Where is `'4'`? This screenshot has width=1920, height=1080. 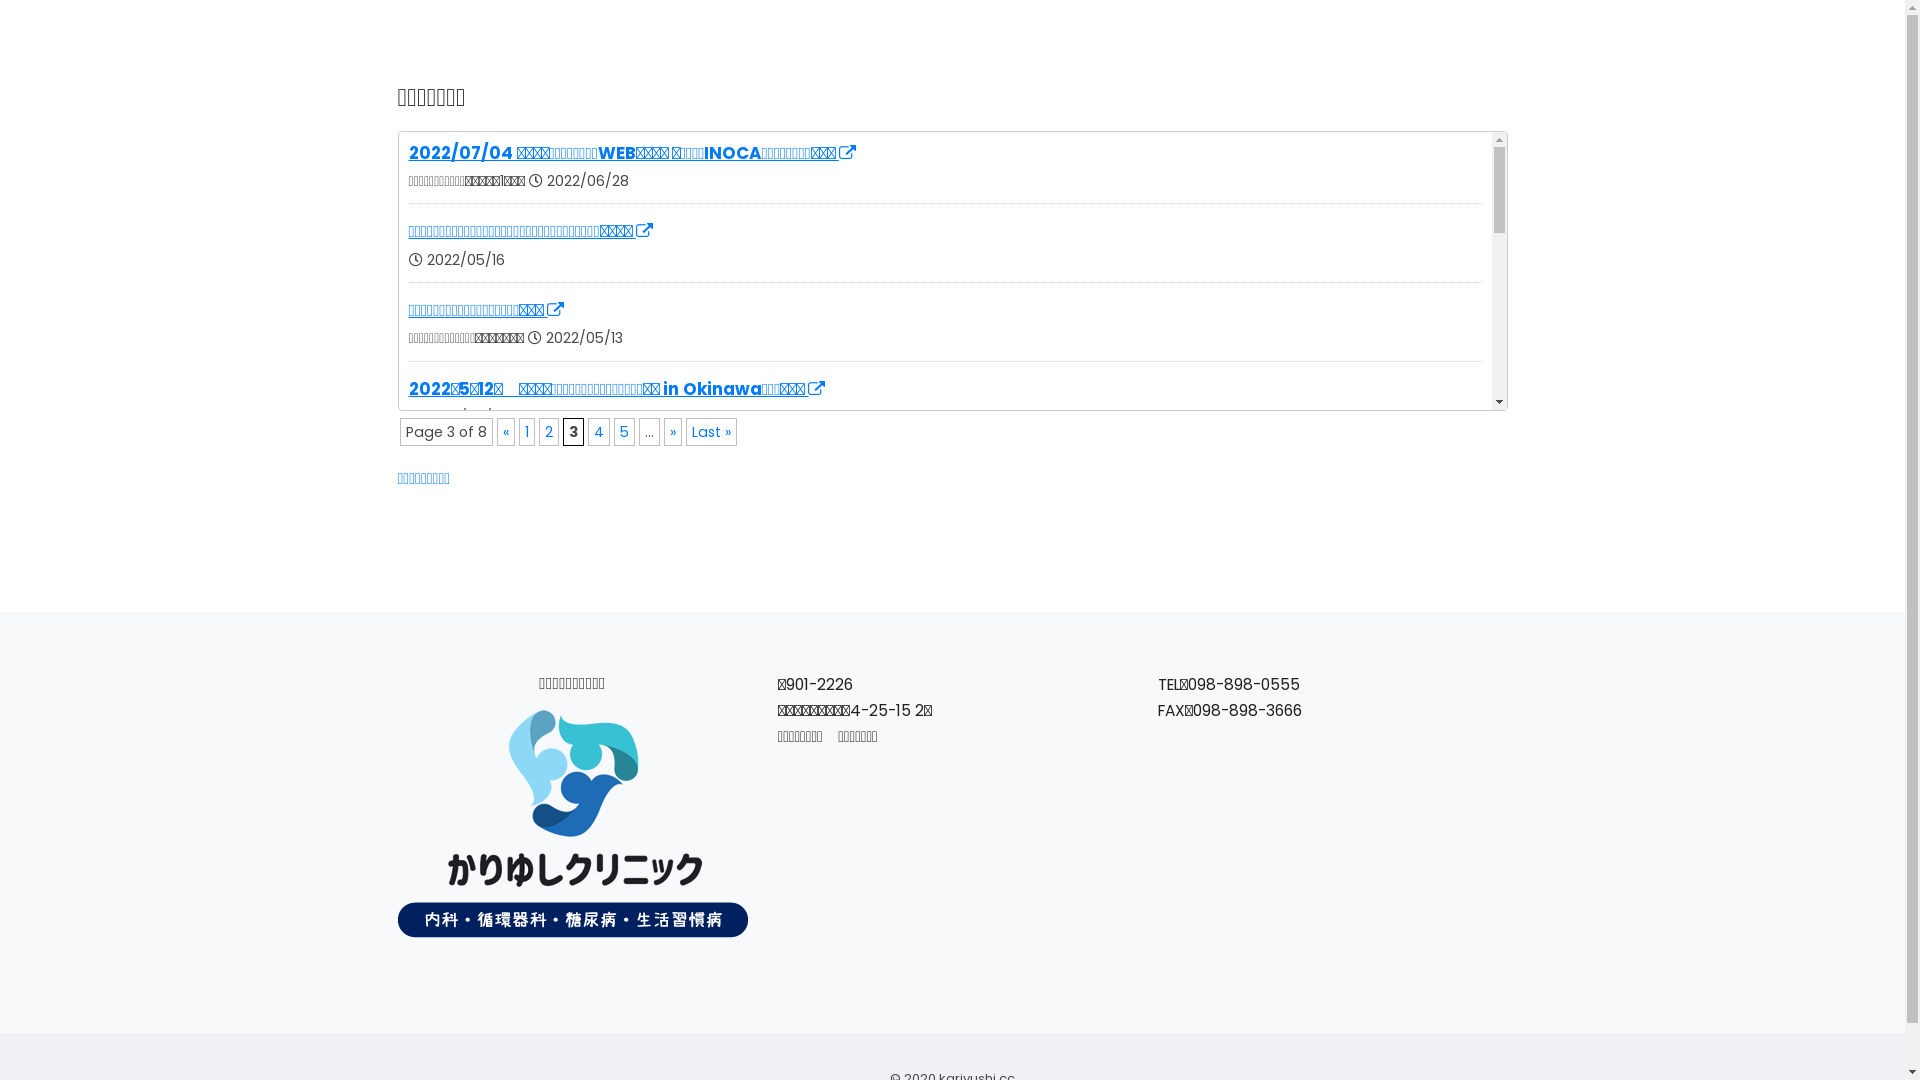
'4' is located at coordinates (587, 431).